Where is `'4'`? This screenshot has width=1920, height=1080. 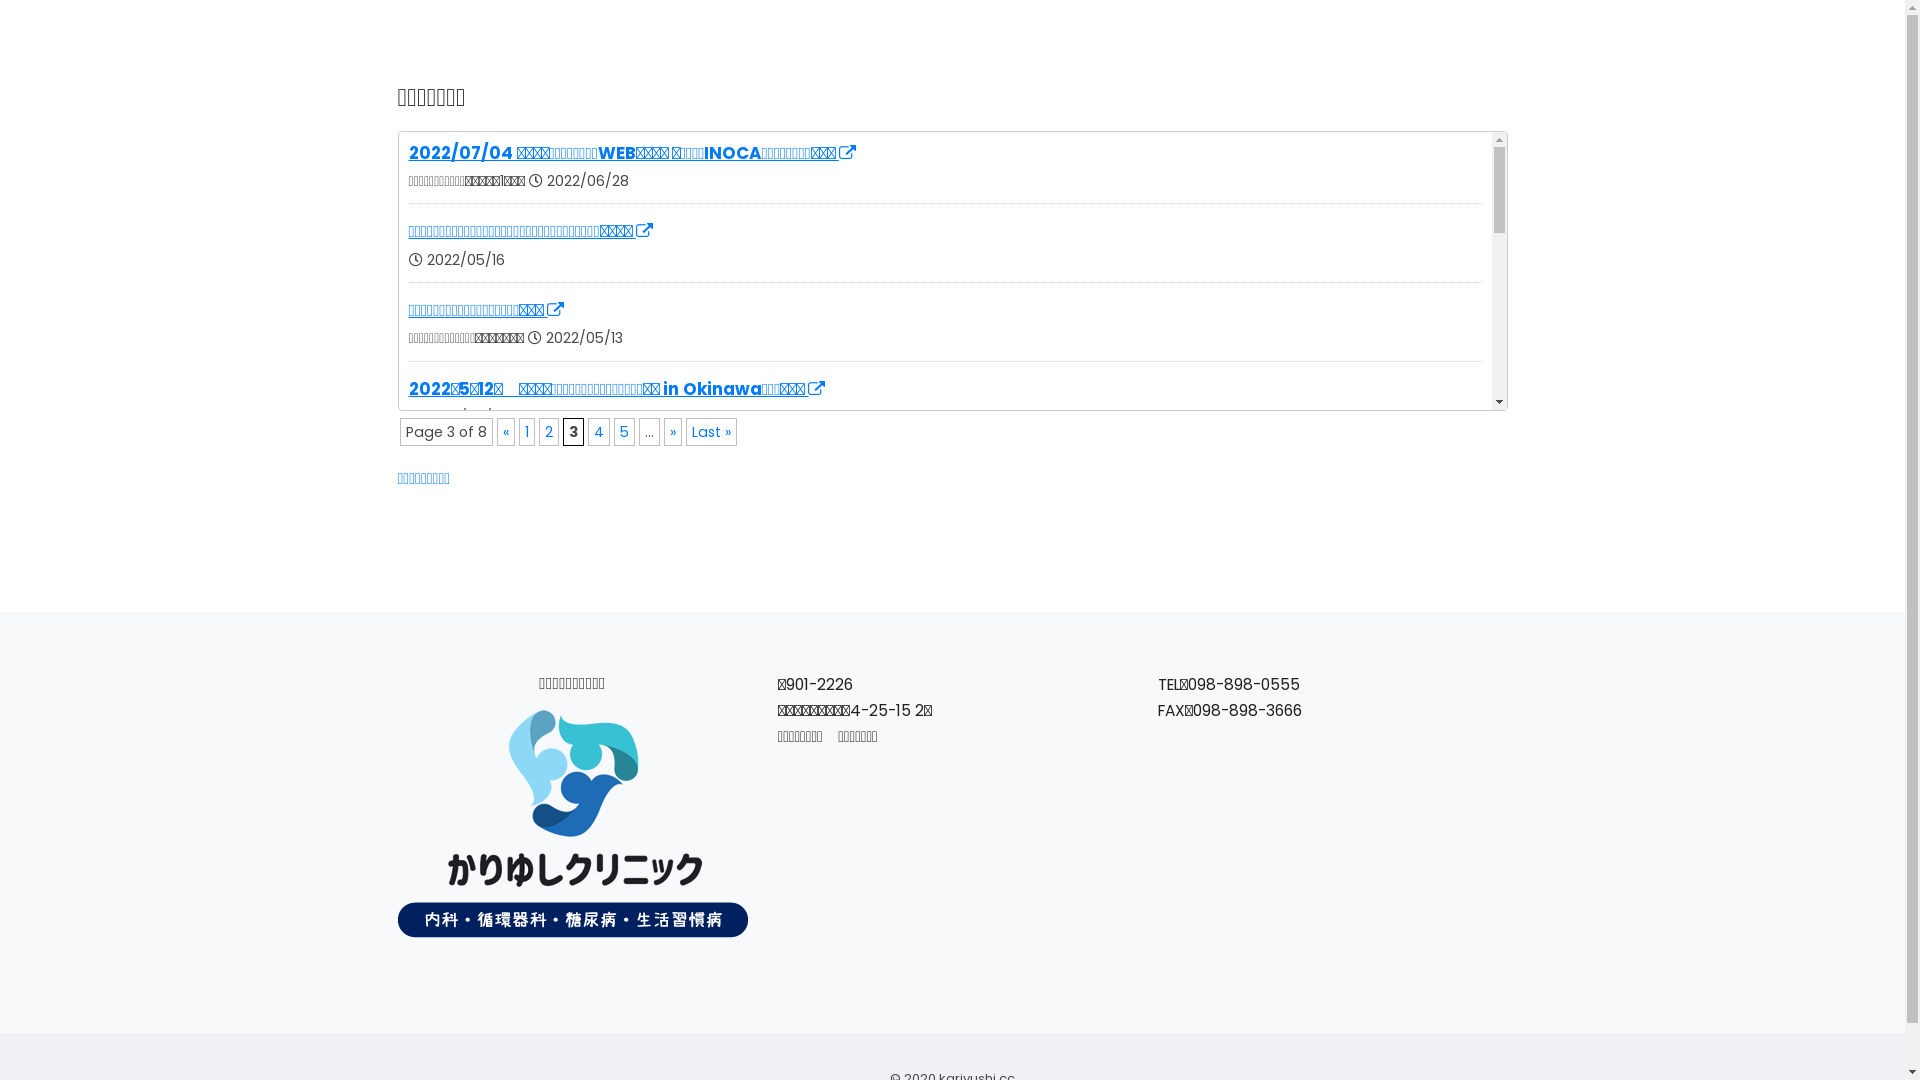
'4' is located at coordinates (587, 431).